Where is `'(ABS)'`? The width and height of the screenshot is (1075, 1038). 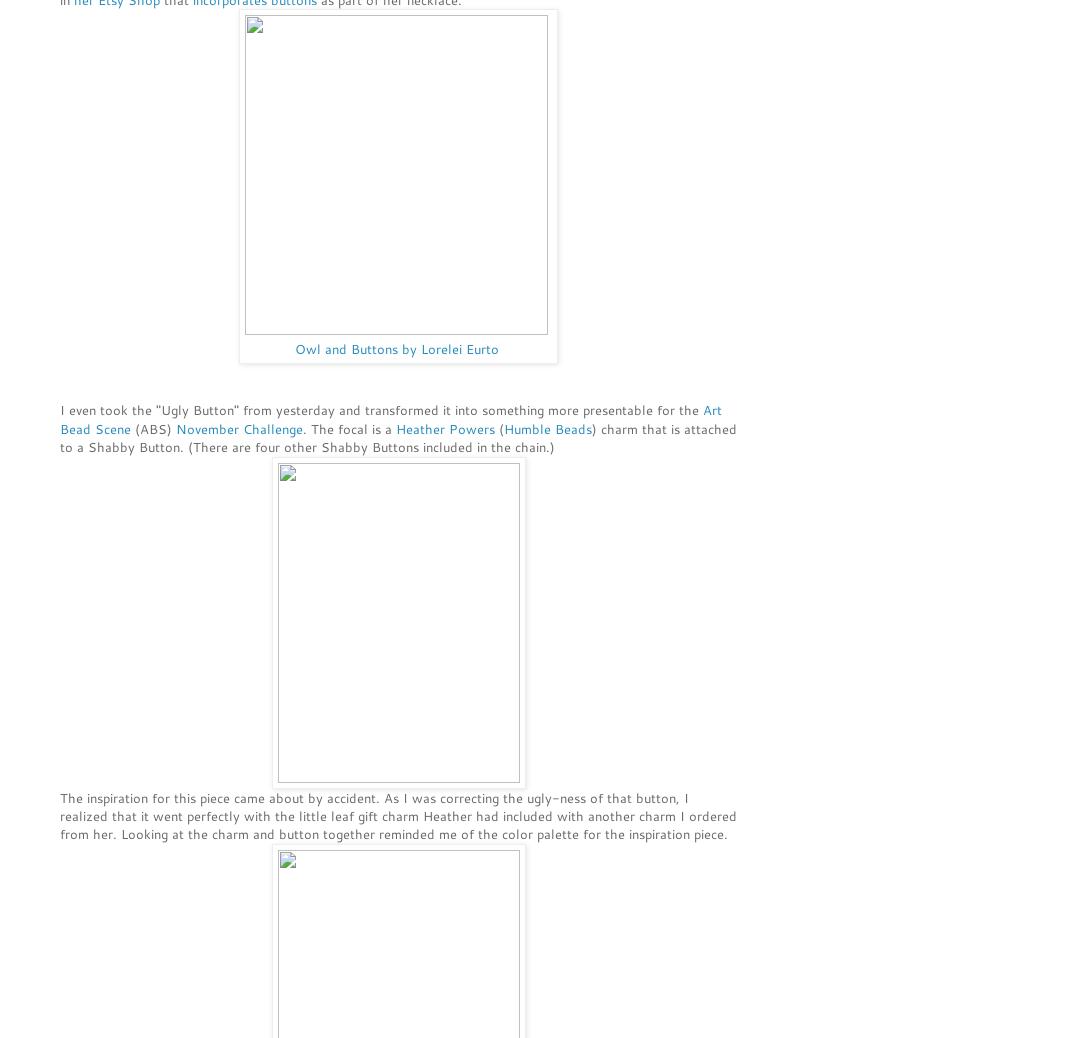 '(ABS)' is located at coordinates (153, 427).